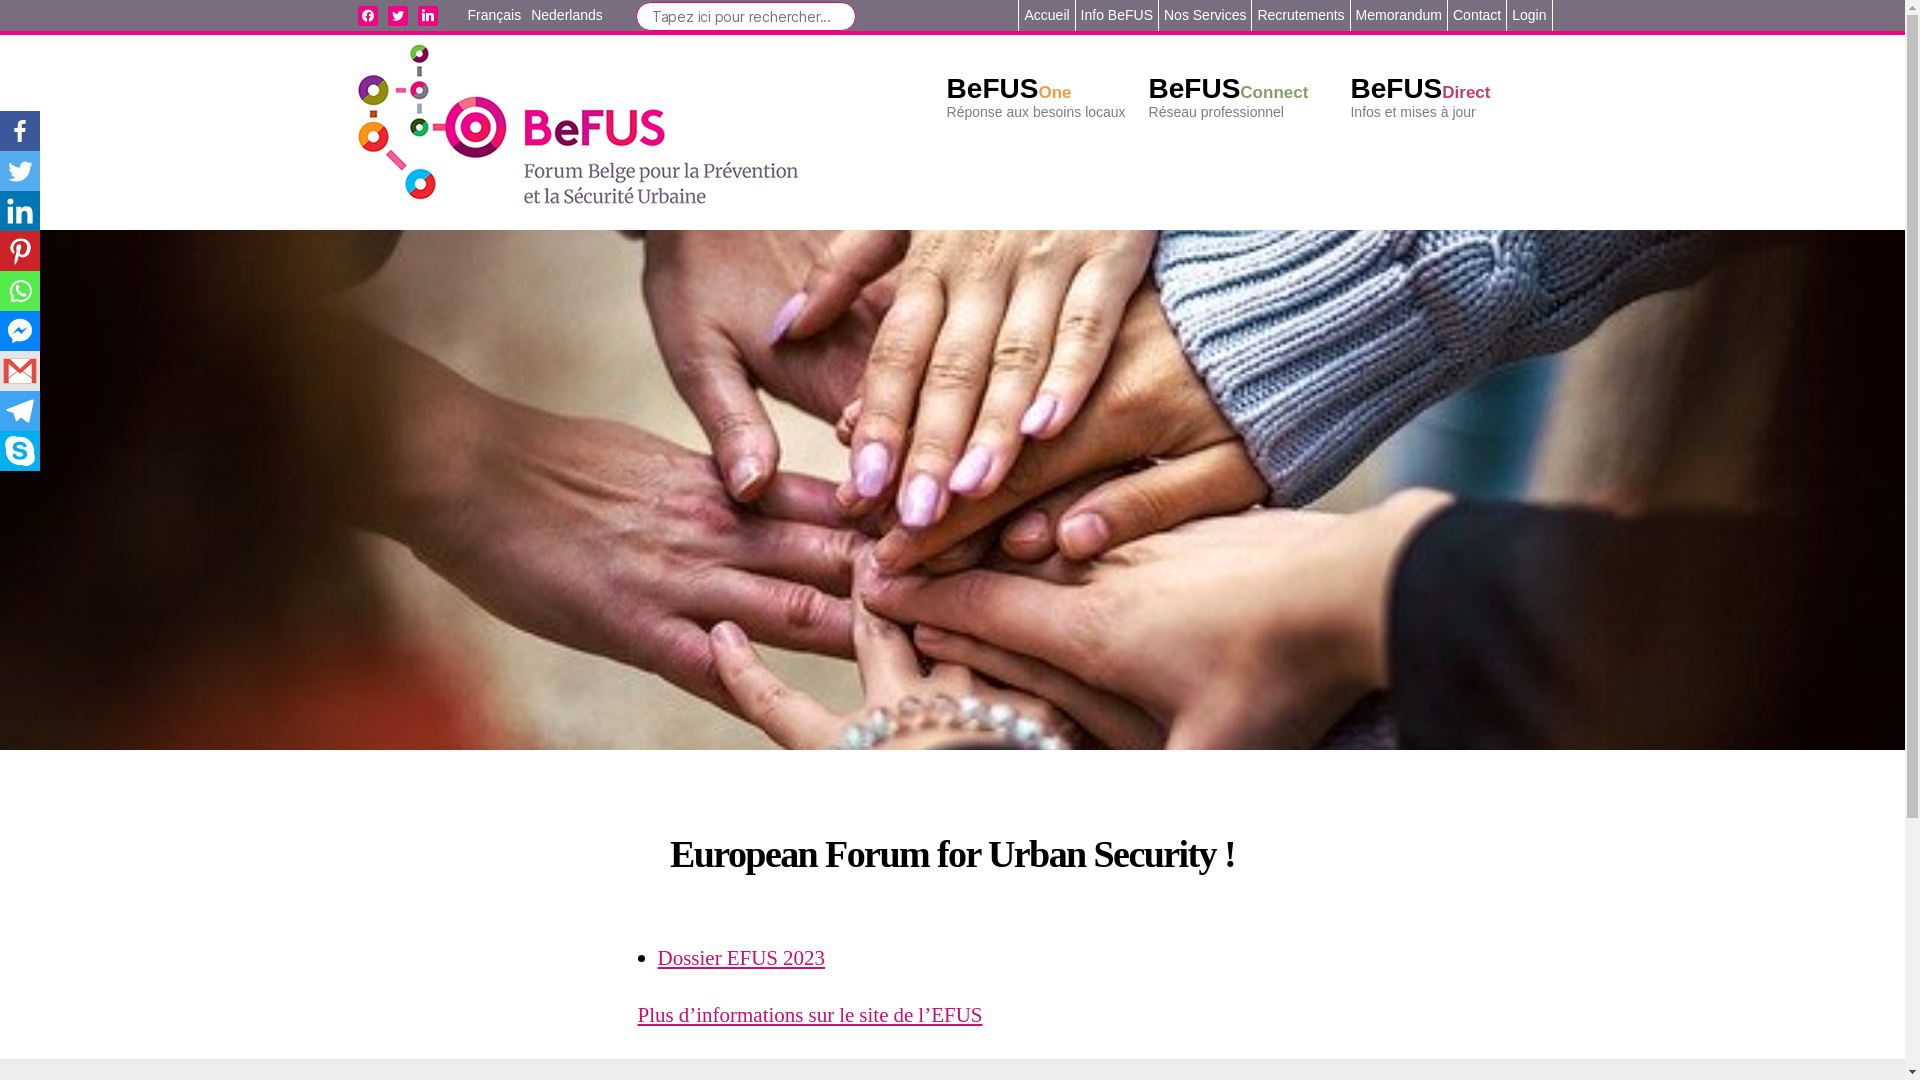 This screenshot has width=1920, height=1080. Describe the element at coordinates (1397, 15) in the screenshot. I see `'Memorandum'` at that location.